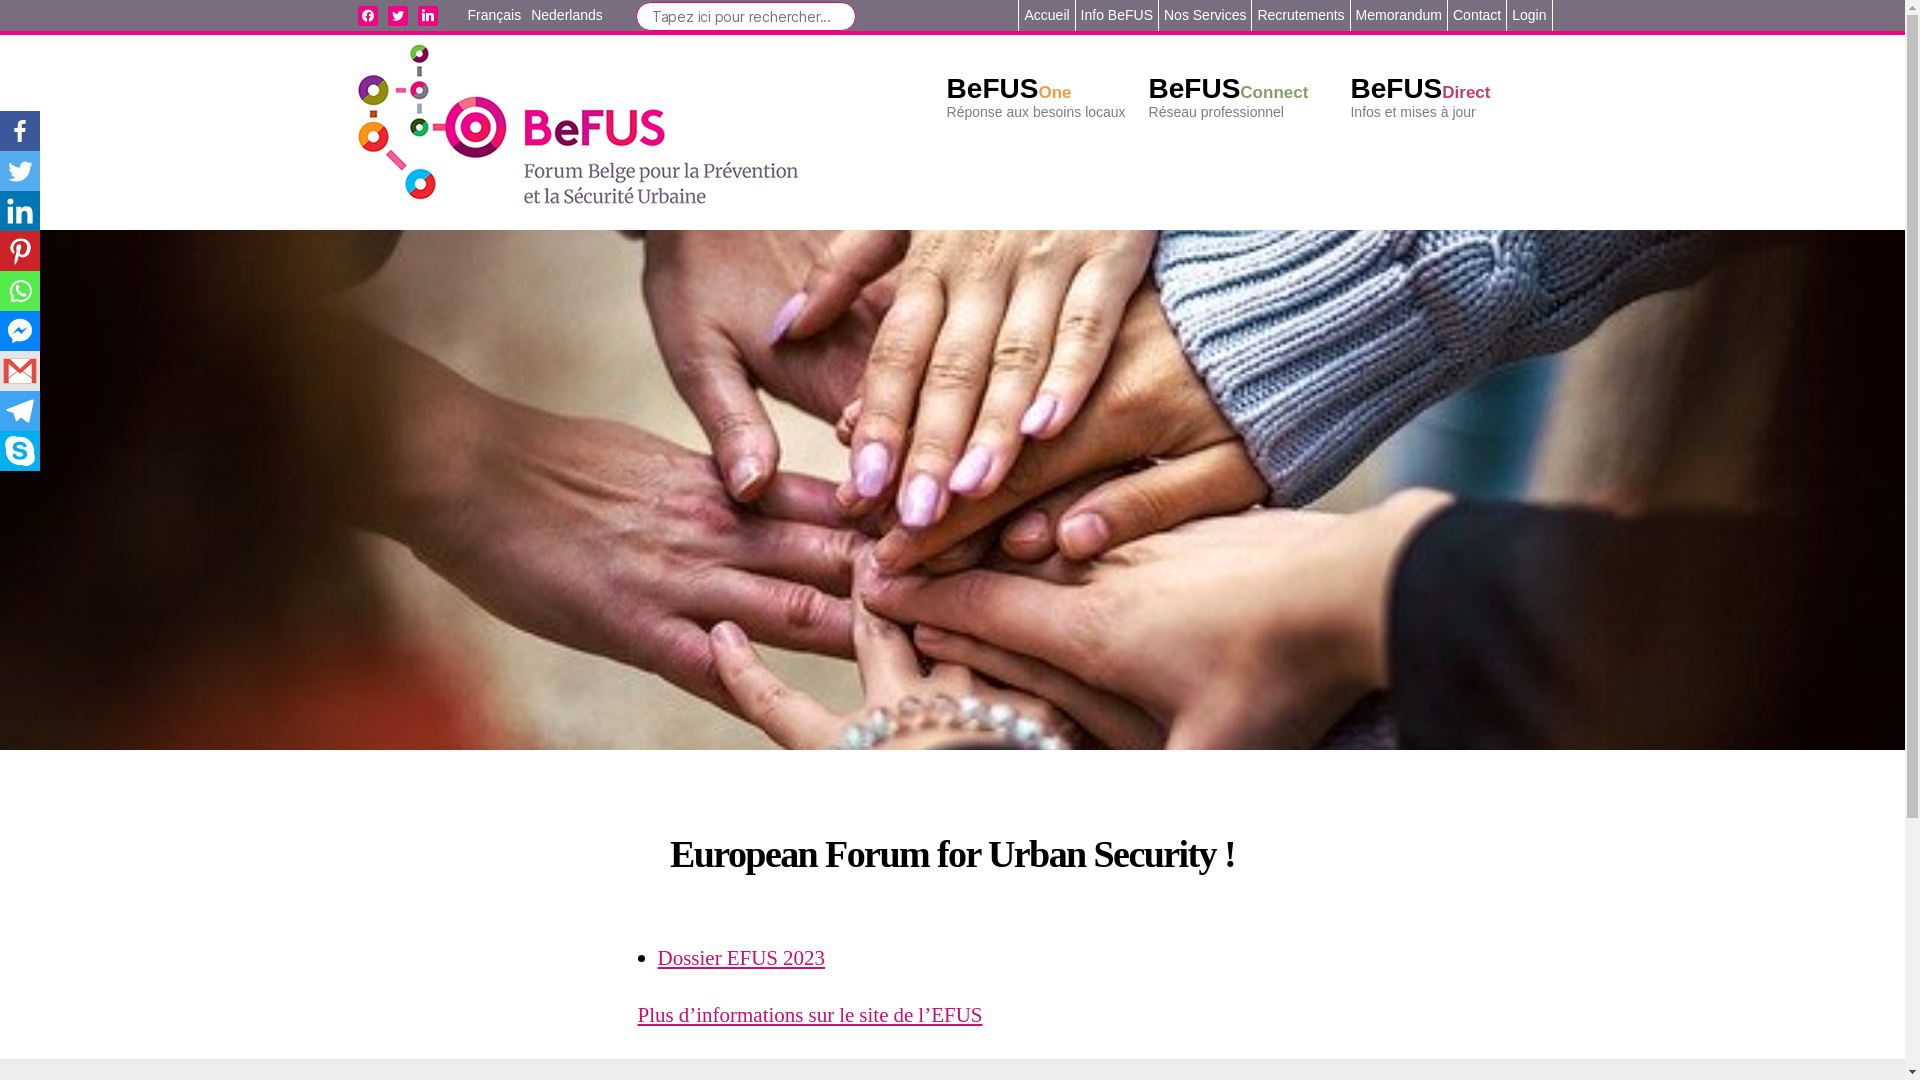 This screenshot has width=1920, height=1080. Describe the element at coordinates (1397, 15) in the screenshot. I see `'Memorandum'` at that location.